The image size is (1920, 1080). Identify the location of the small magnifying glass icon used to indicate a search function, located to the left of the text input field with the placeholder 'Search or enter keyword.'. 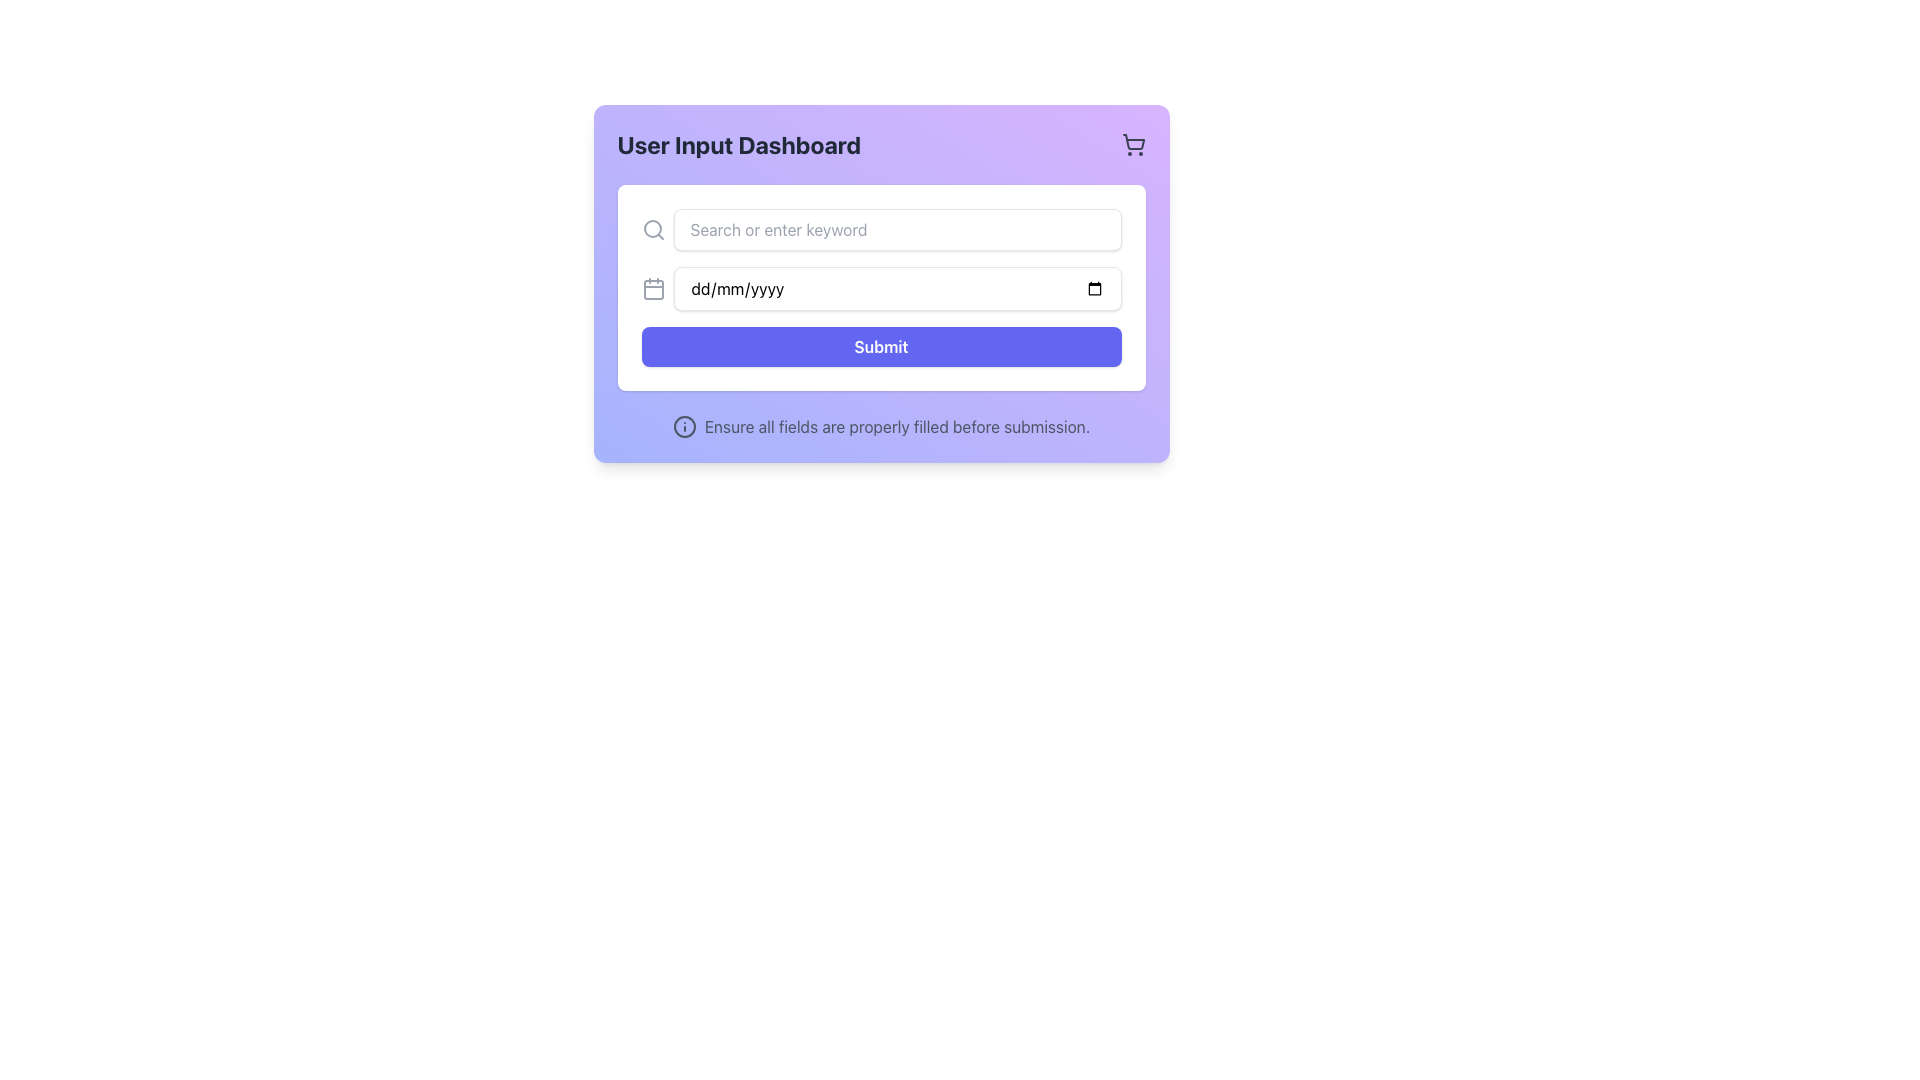
(653, 229).